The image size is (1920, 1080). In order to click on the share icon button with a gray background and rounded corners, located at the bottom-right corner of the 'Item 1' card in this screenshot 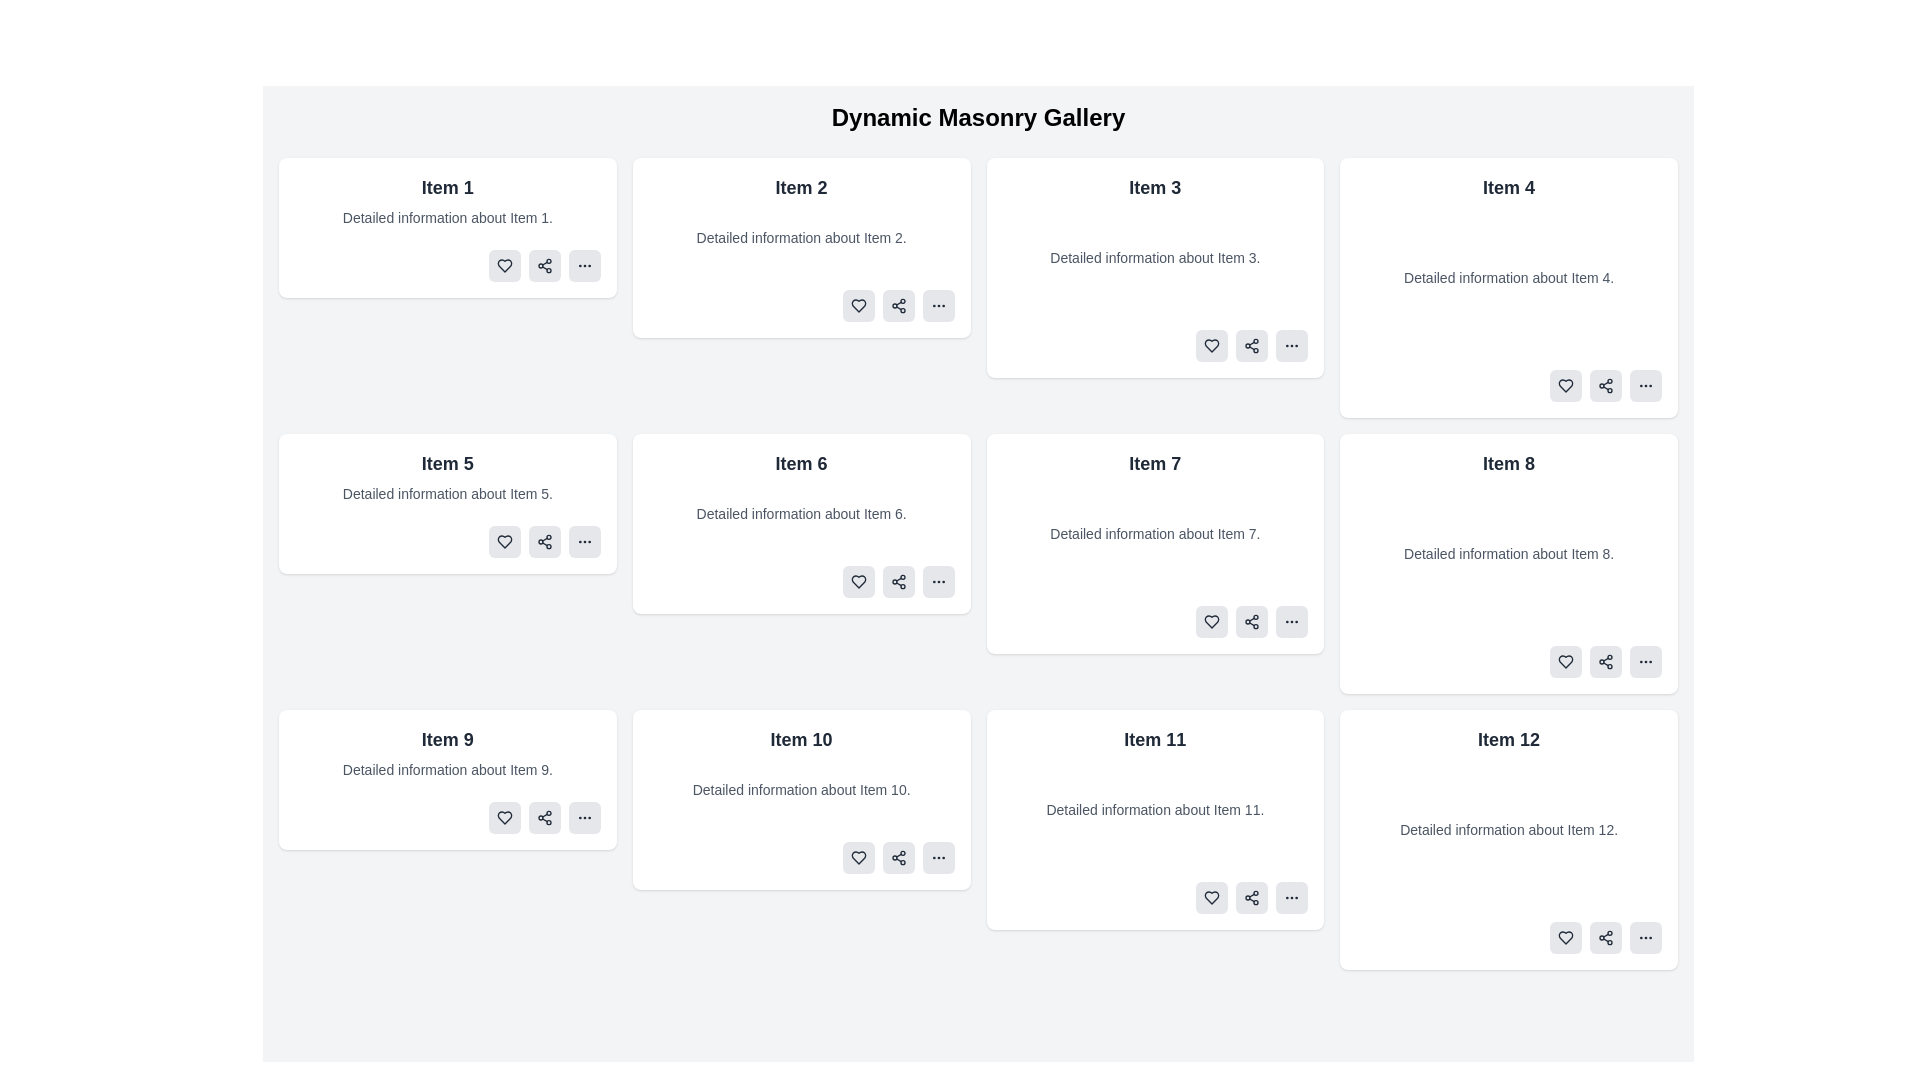, I will do `click(544, 265)`.